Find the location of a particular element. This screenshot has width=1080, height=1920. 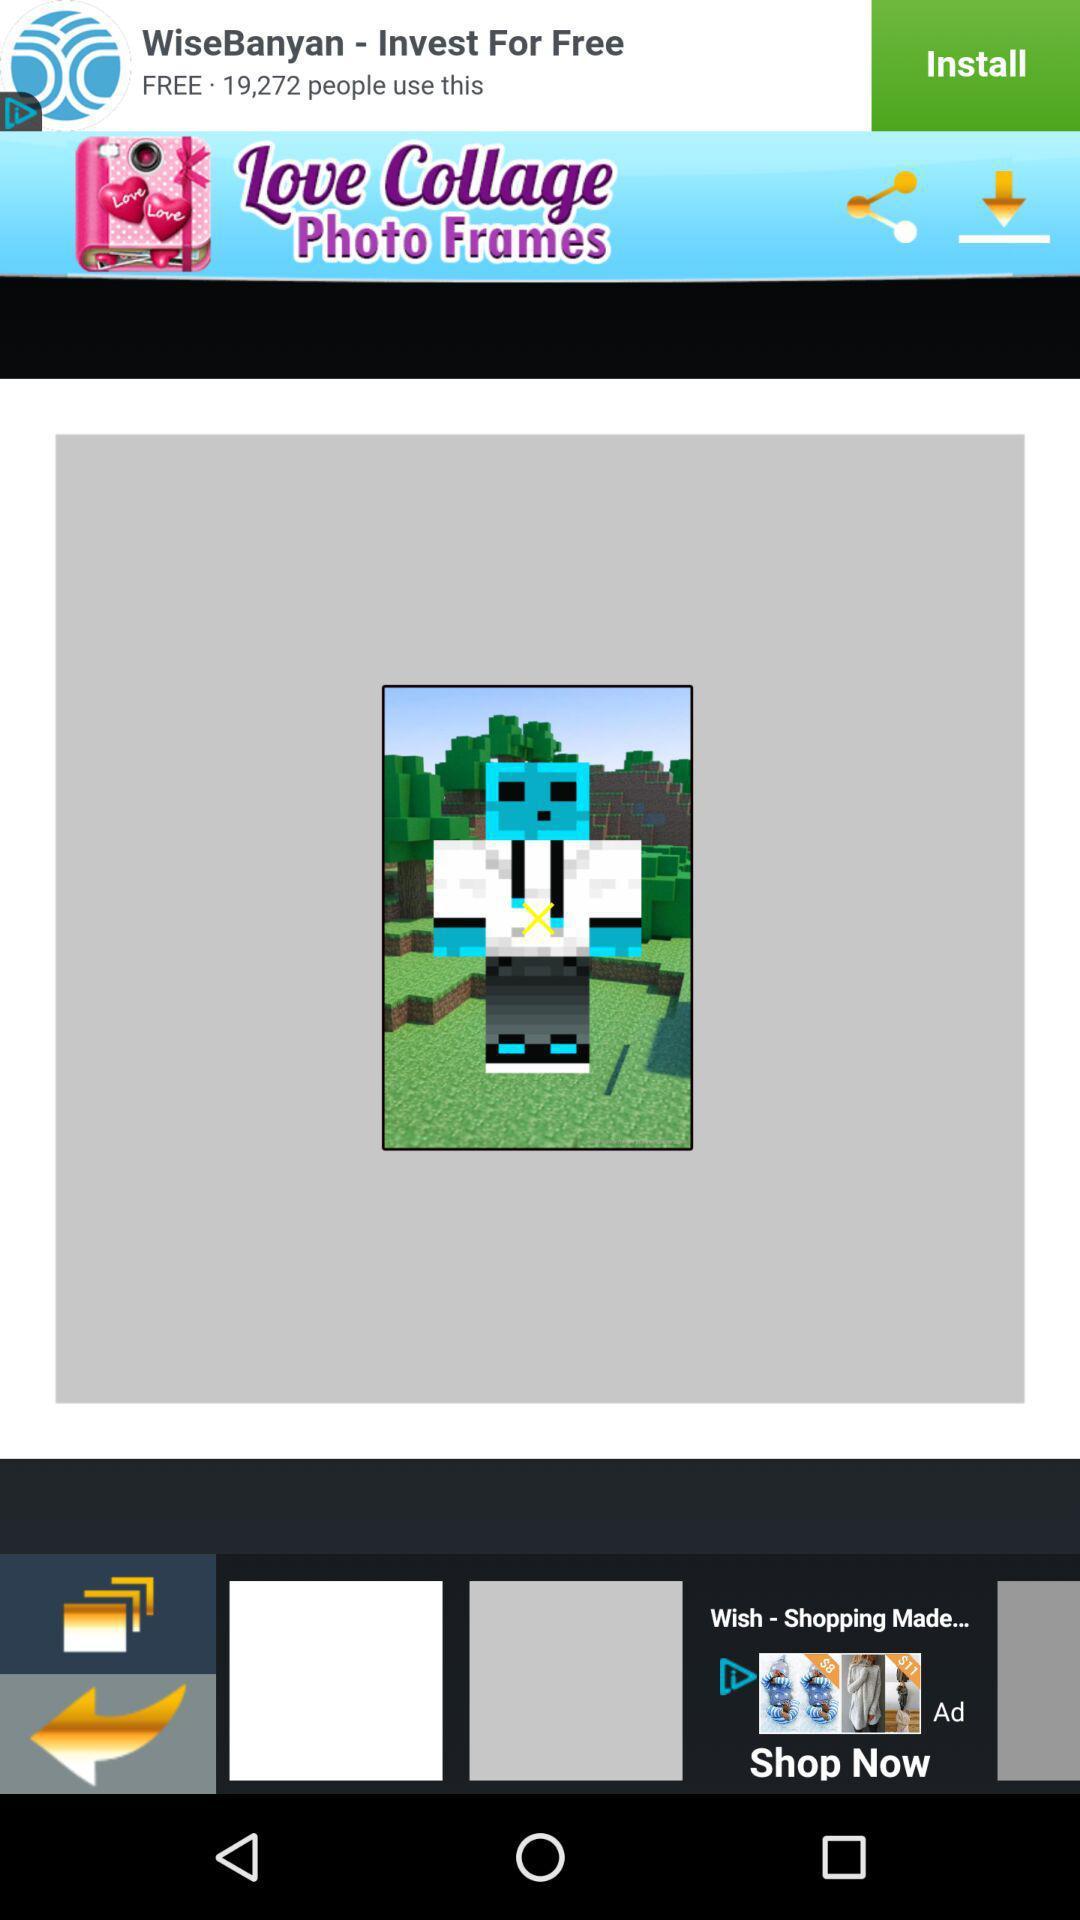

download is located at coordinates (1005, 206).